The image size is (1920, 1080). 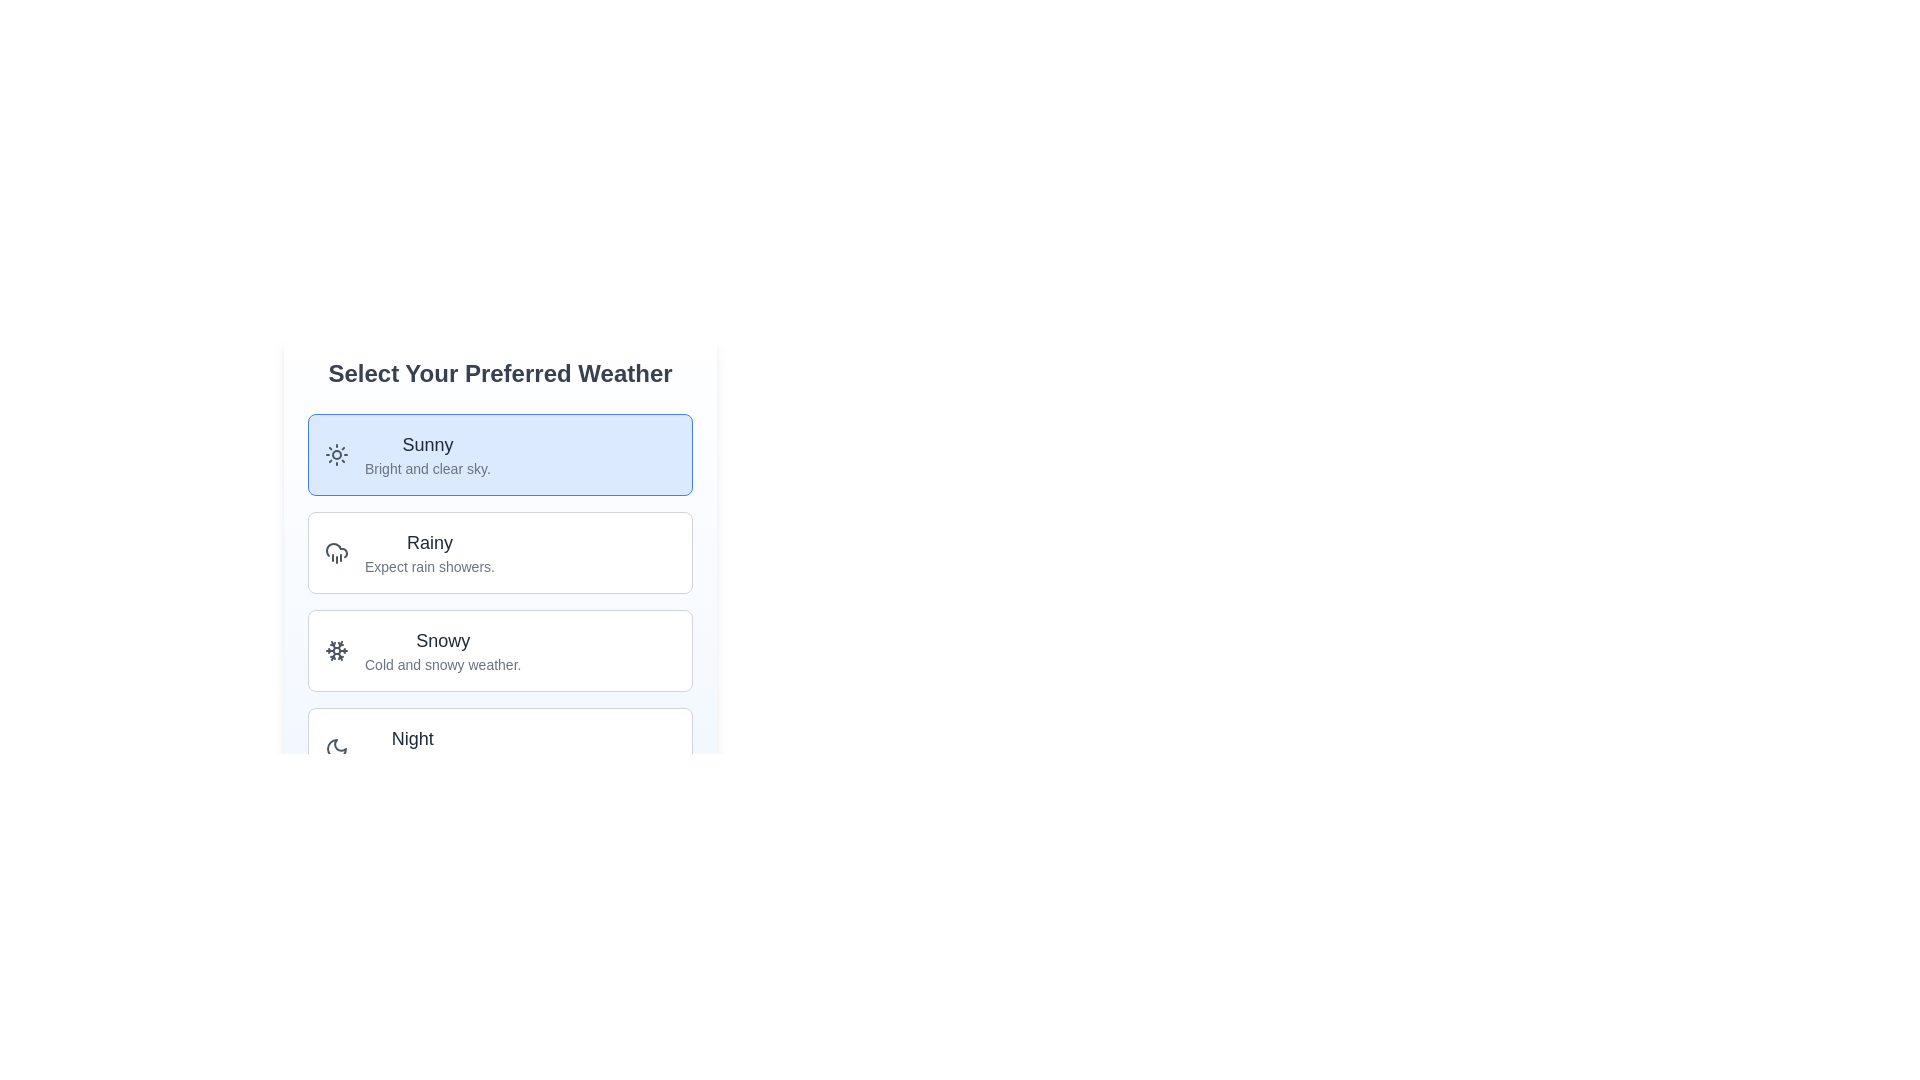 What do you see at coordinates (336, 552) in the screenshot?
I see `the 'Rainy' weather condition icon located to the left of the descriptive text, which is the first visible element in the Rainy section` at bounding box center [336, 552].